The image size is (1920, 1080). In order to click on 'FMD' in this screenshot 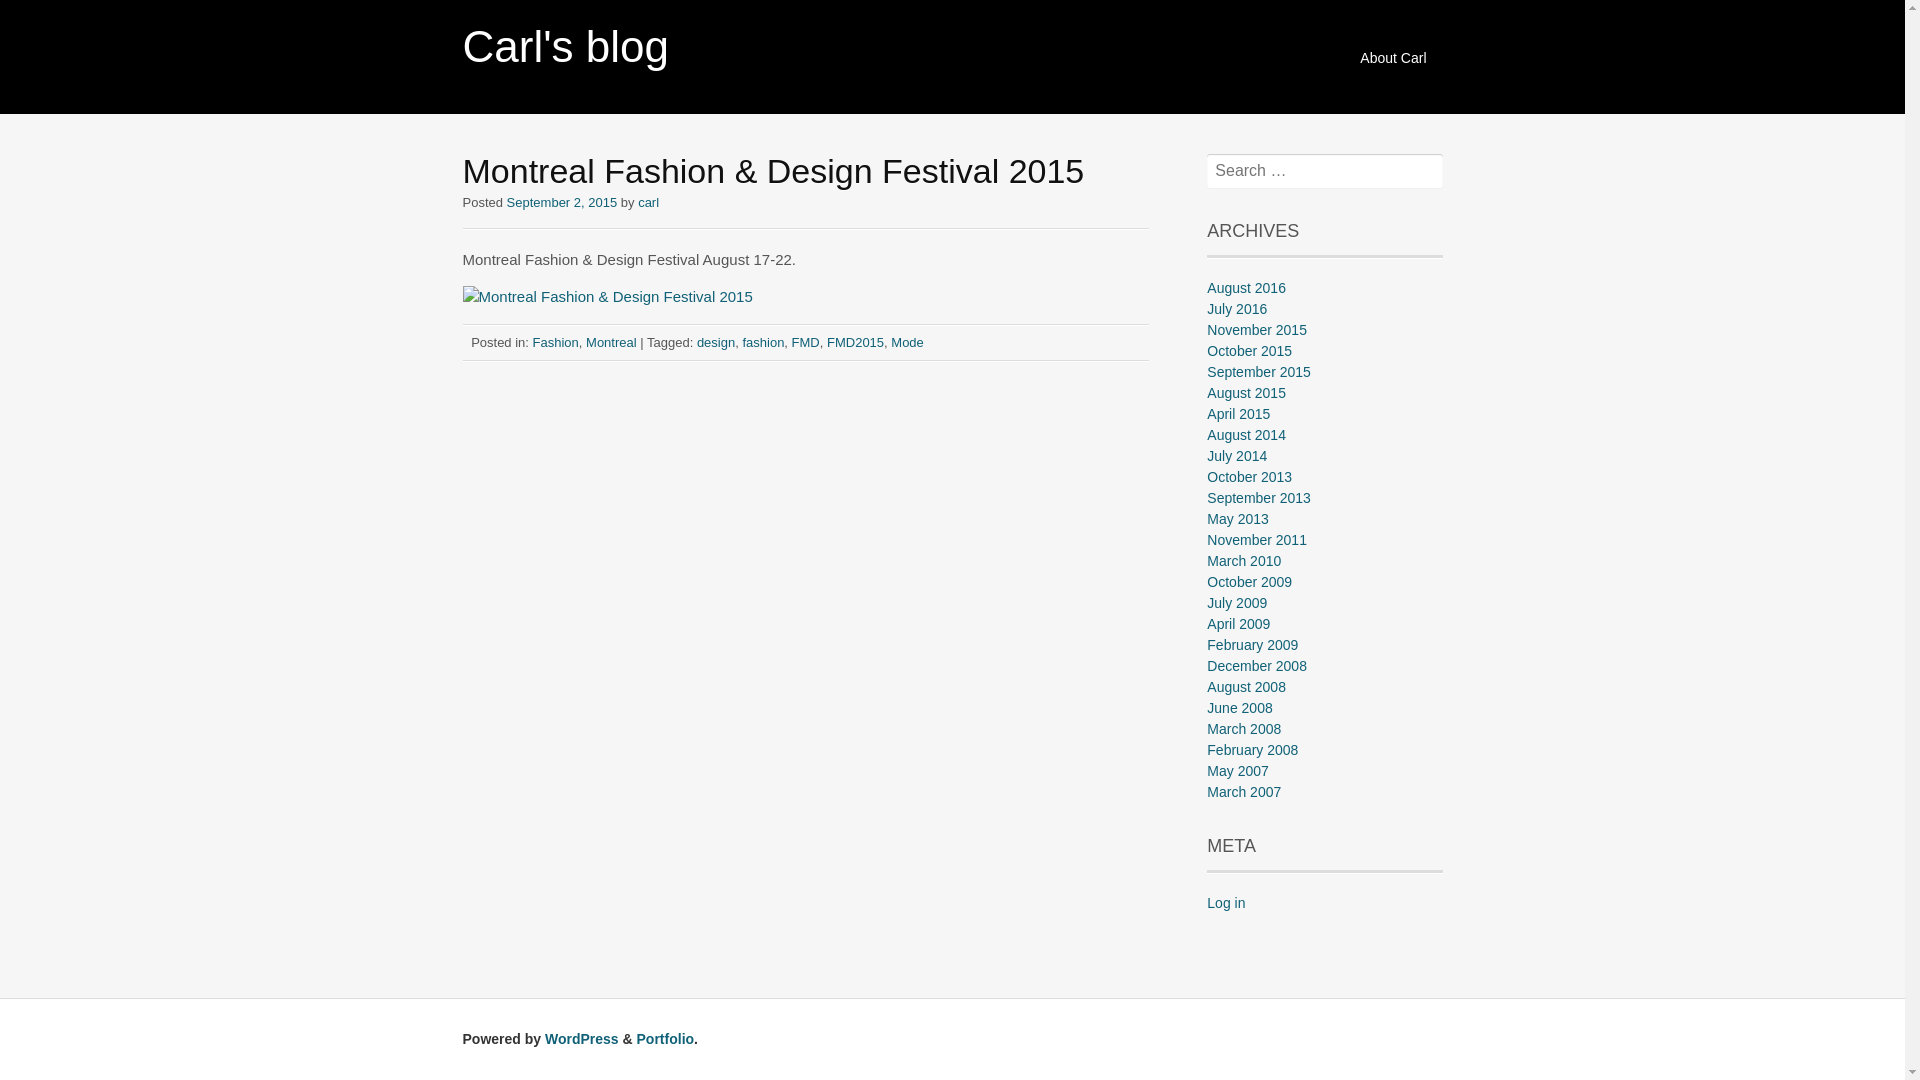, I will do `click(806, 340)`.